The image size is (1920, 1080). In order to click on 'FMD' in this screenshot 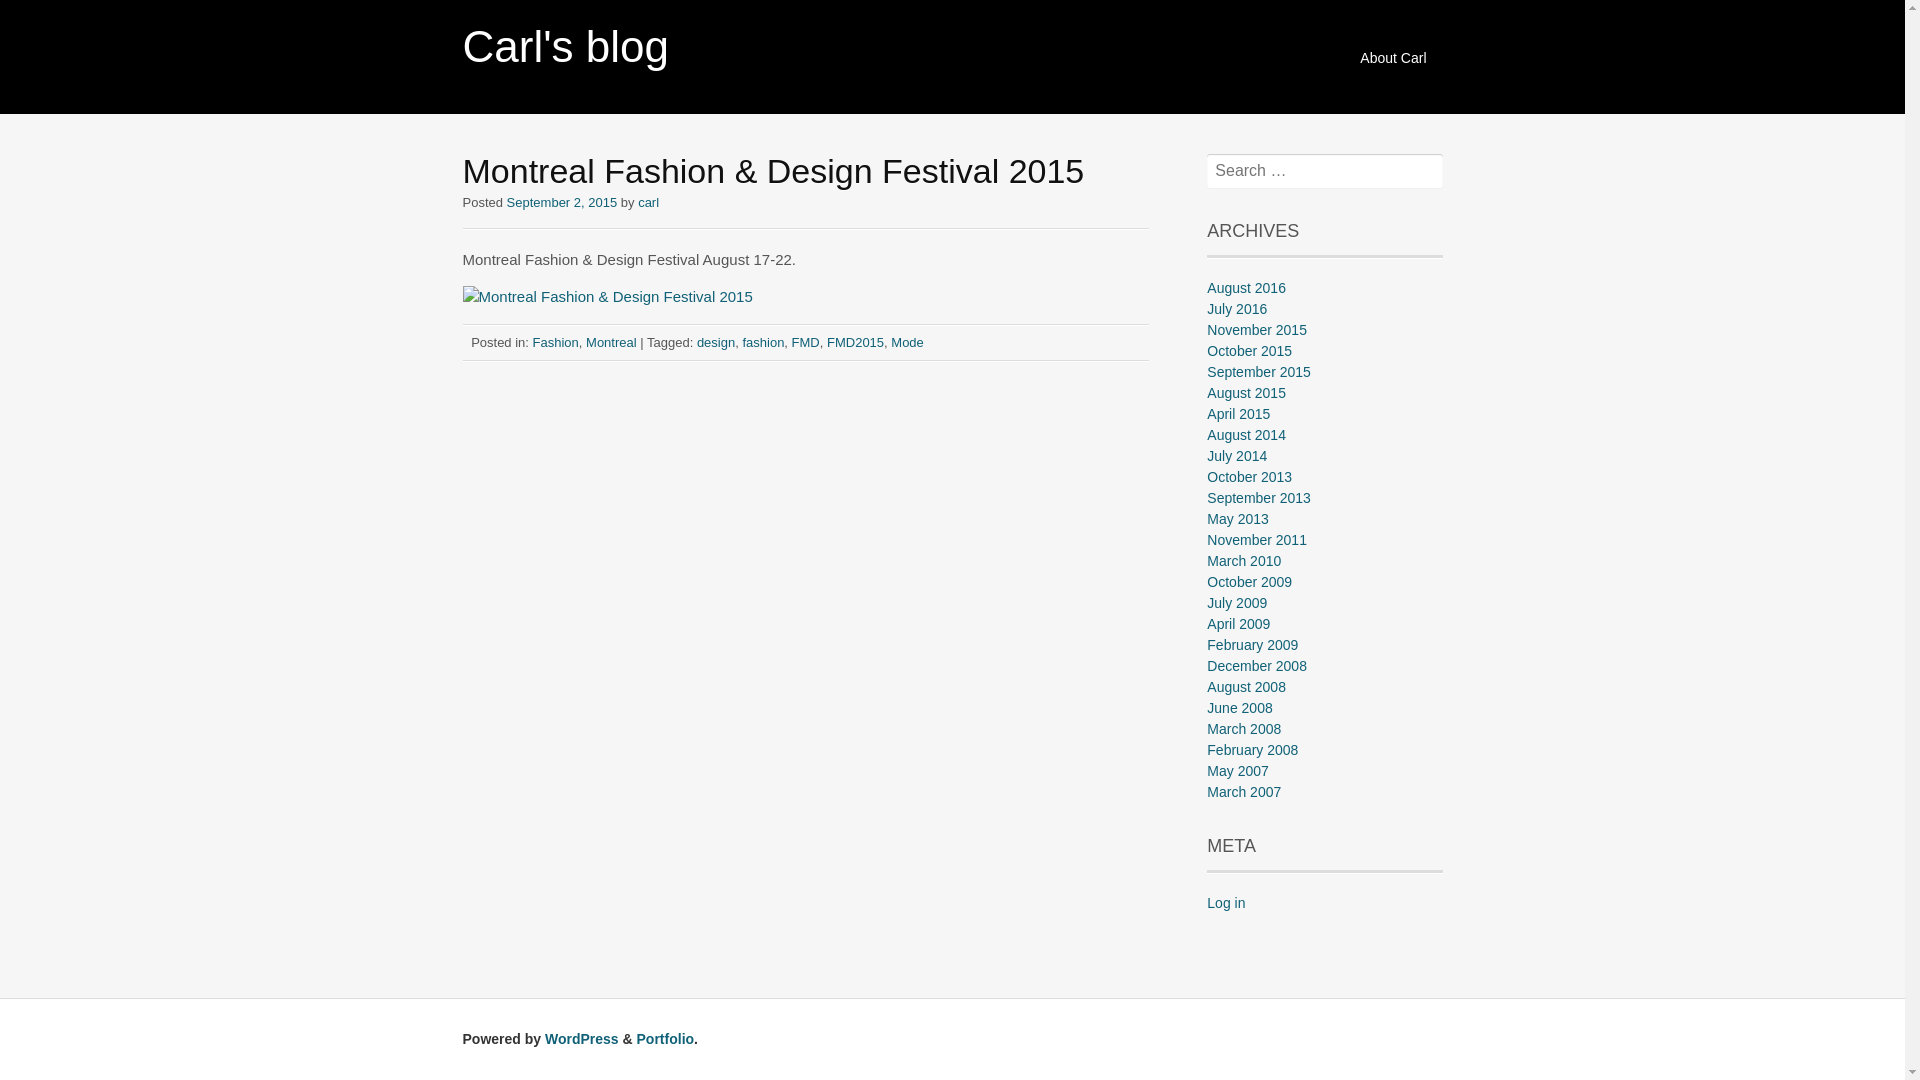, I will do `click(806, 340)`.